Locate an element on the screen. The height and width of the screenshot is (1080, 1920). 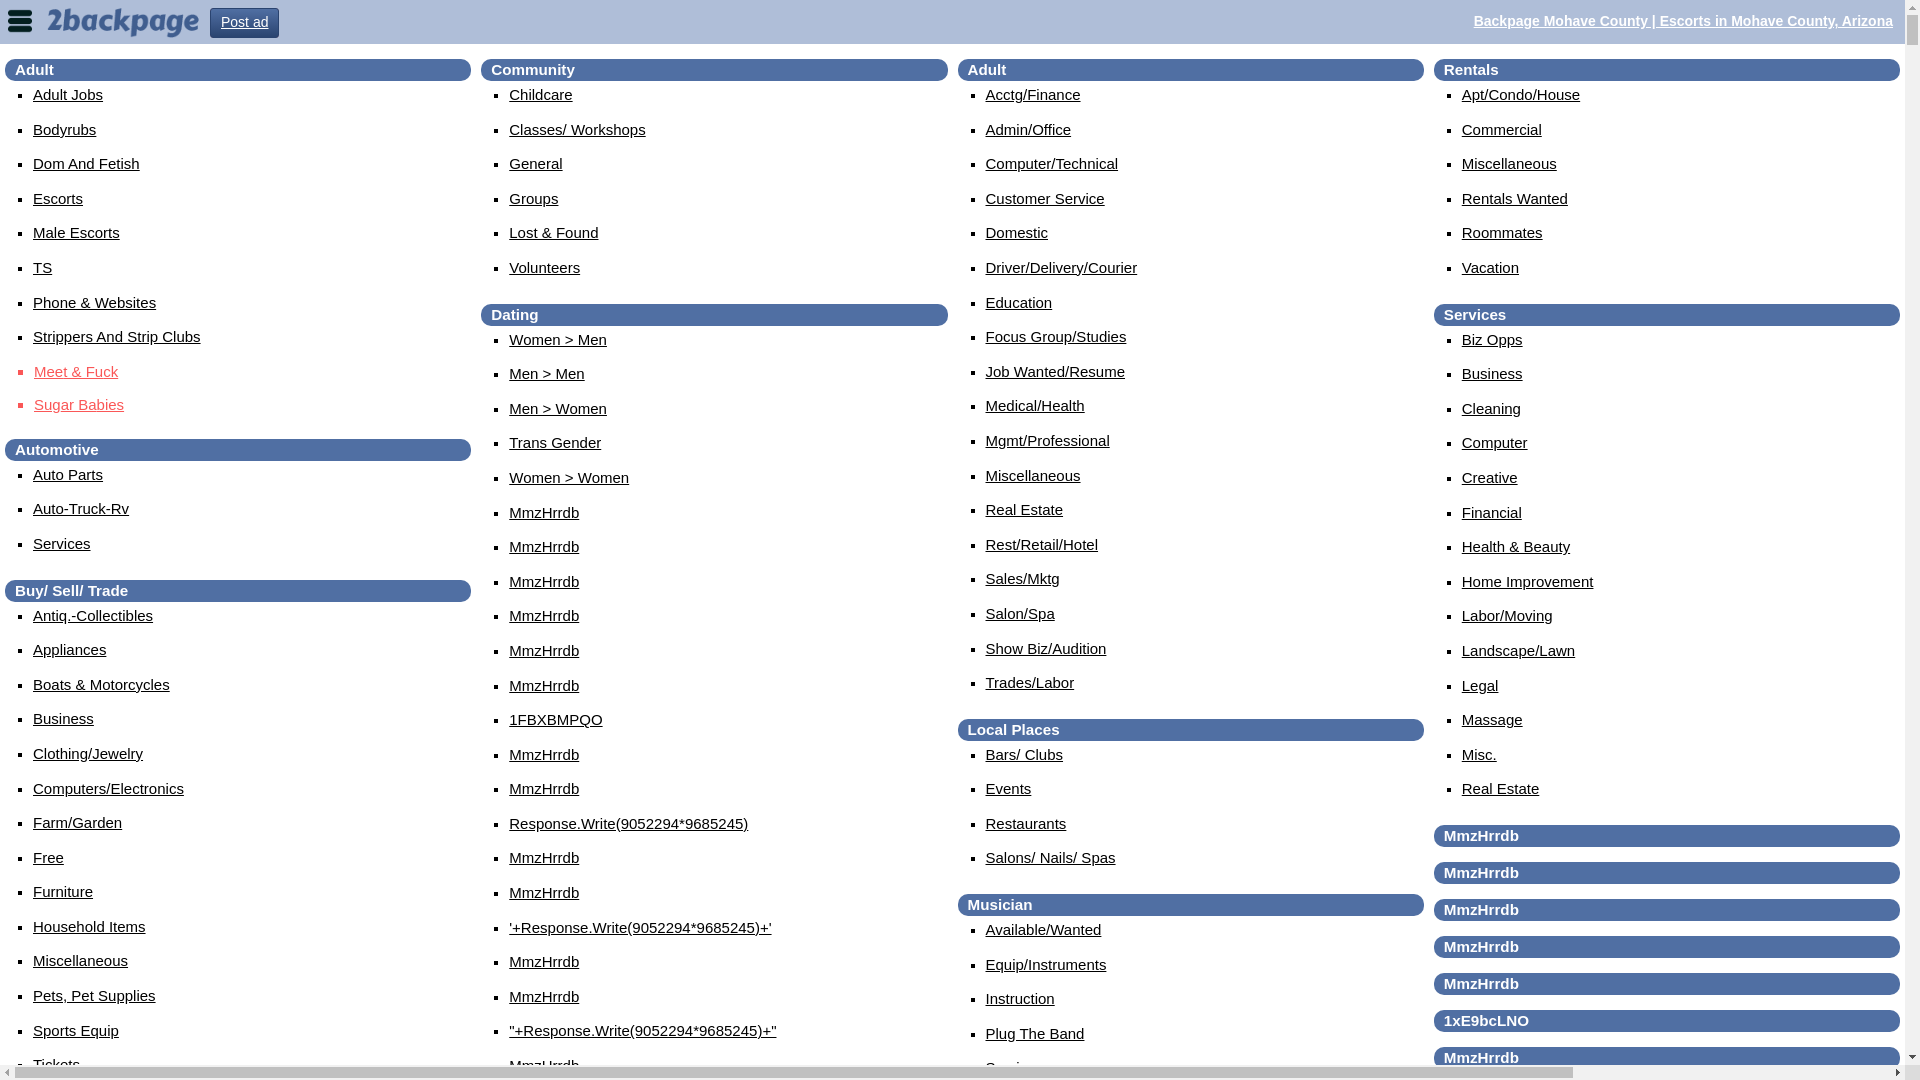
'Education' is located at coordinates (985, 302).